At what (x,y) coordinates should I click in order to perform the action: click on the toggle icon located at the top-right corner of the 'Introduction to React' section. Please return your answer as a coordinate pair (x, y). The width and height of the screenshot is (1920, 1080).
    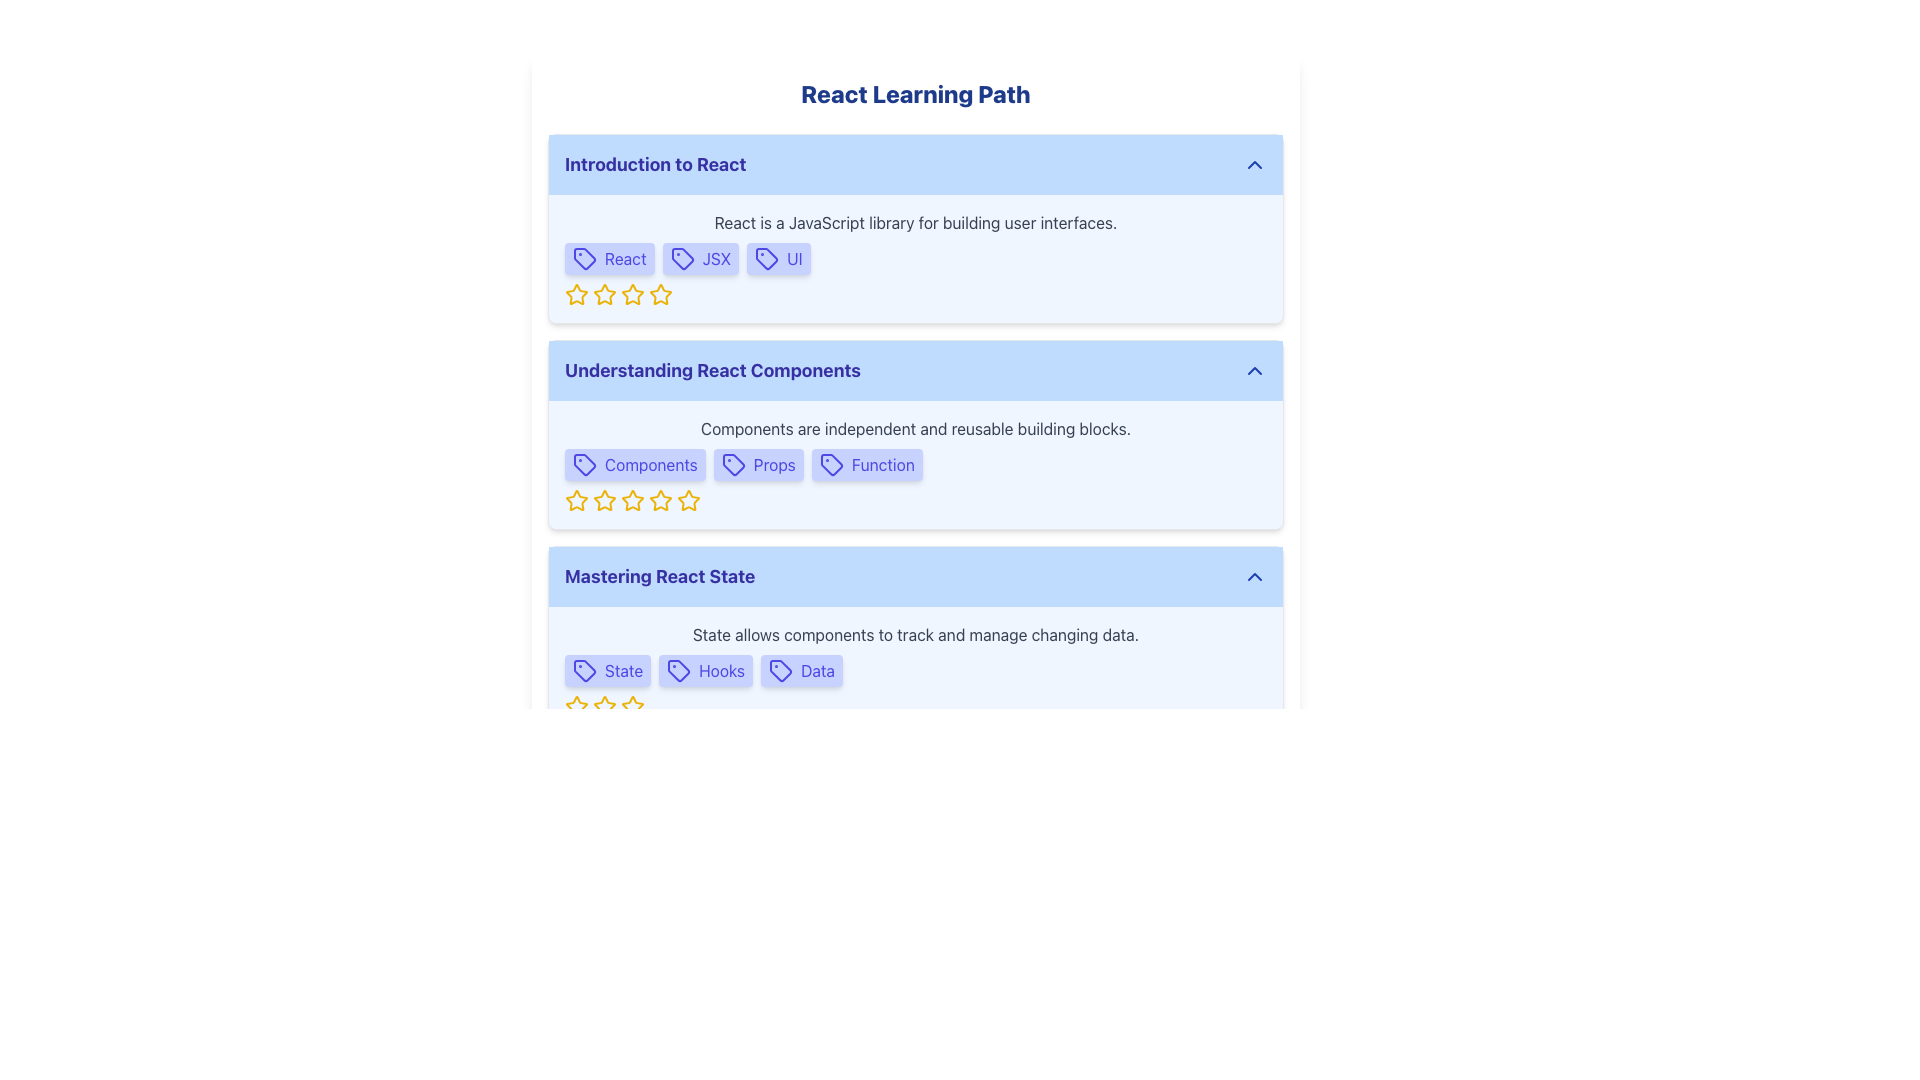
    Looking at the image, I should click on (1253, 164).